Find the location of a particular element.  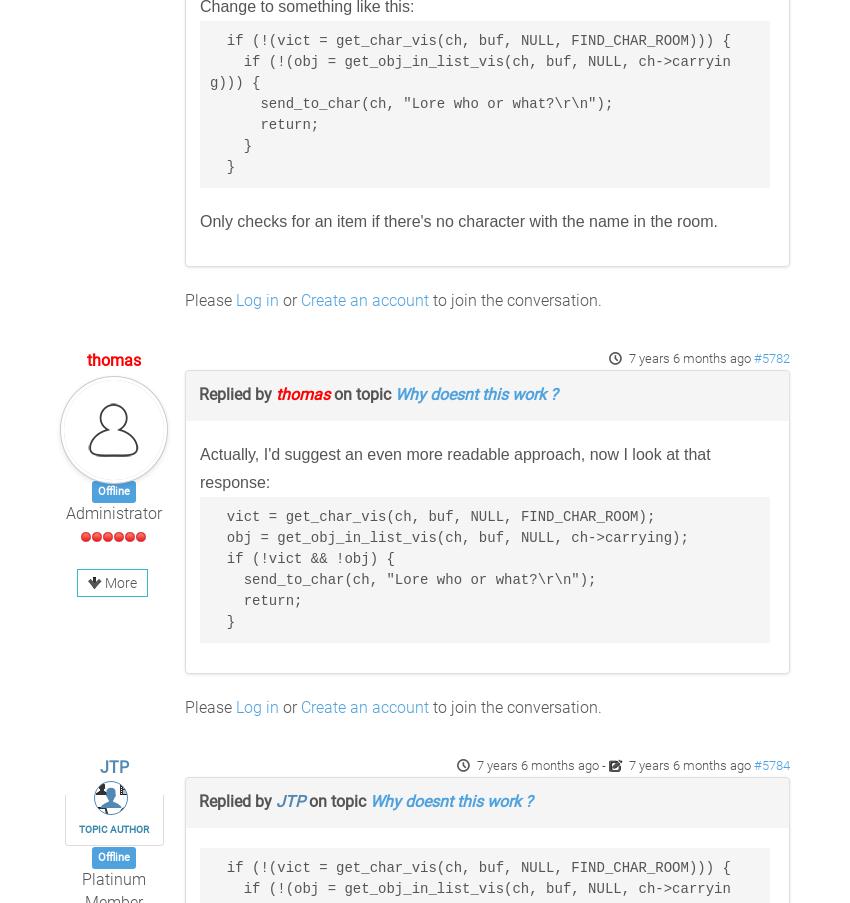

'vict = get_char_vis(ch, buf, NULL, FIND_CHAR_ROOM);
  obj = get_obj_in_list_vis(ch, buf, NULL, ch->carrying);
  if (!vict && !obj) {
    send_to_char(ch, "Lore who or what?\r\n");
    return;
  }' is located at coordinates (447, 568).